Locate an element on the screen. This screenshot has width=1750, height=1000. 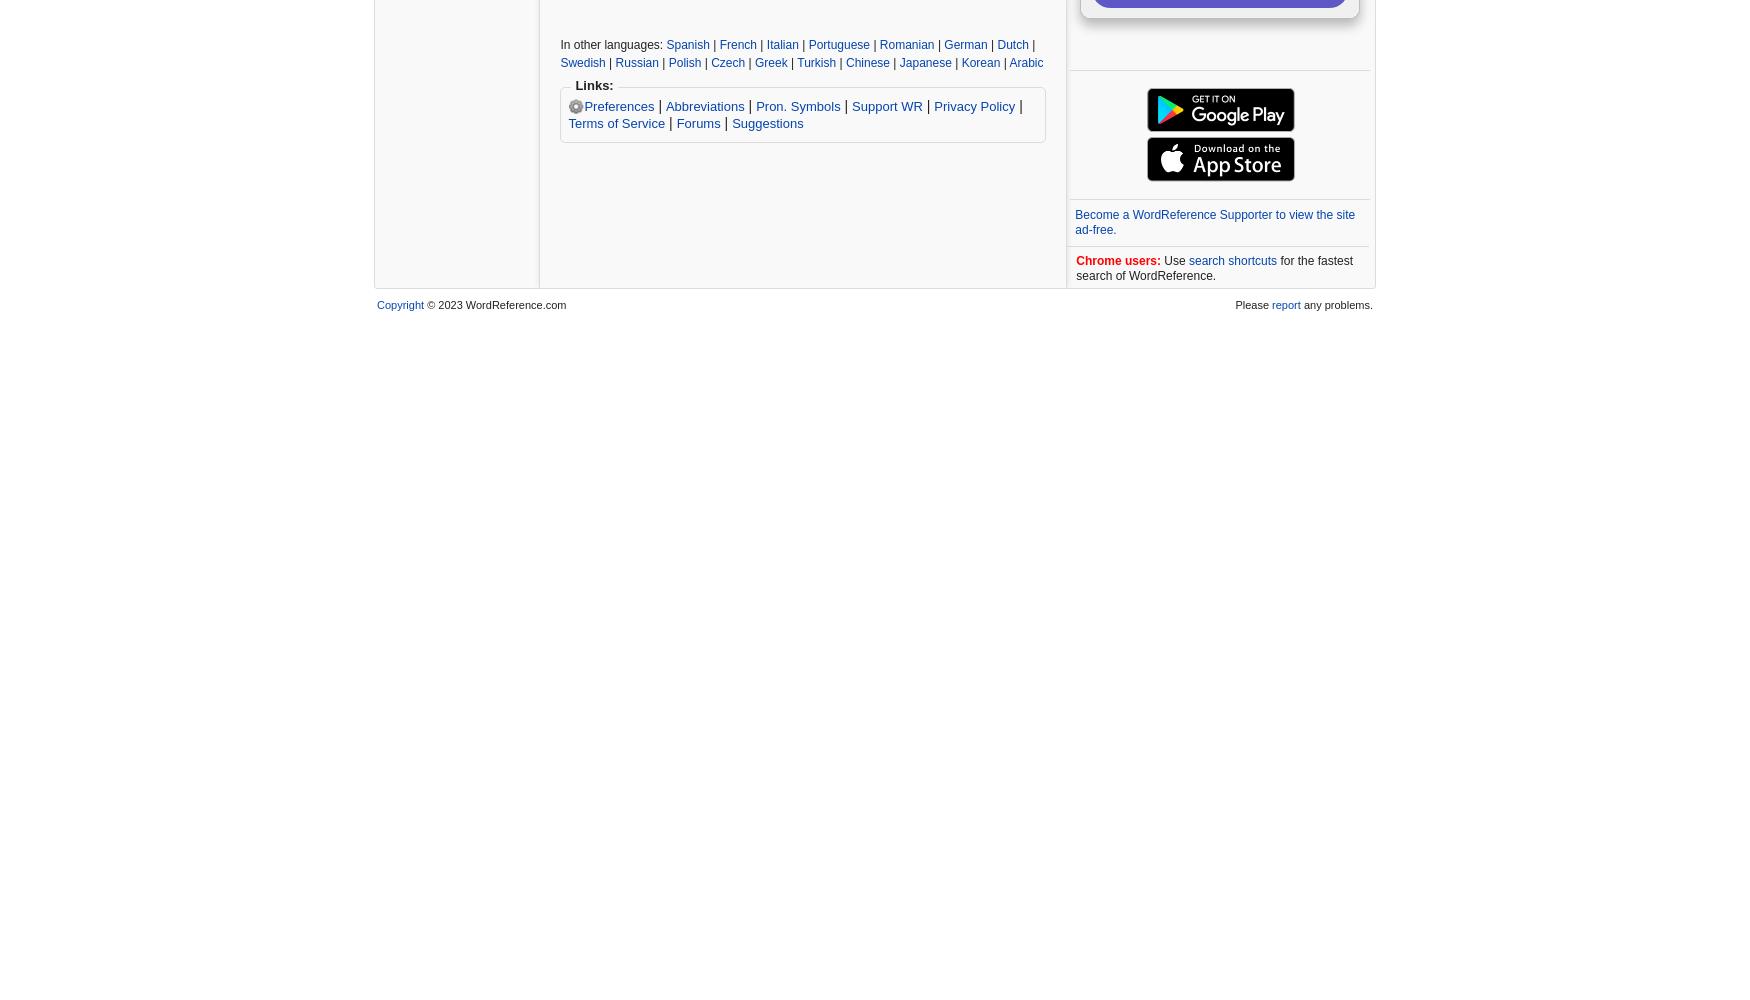
'Korean' is located at coordinates (960, 62).